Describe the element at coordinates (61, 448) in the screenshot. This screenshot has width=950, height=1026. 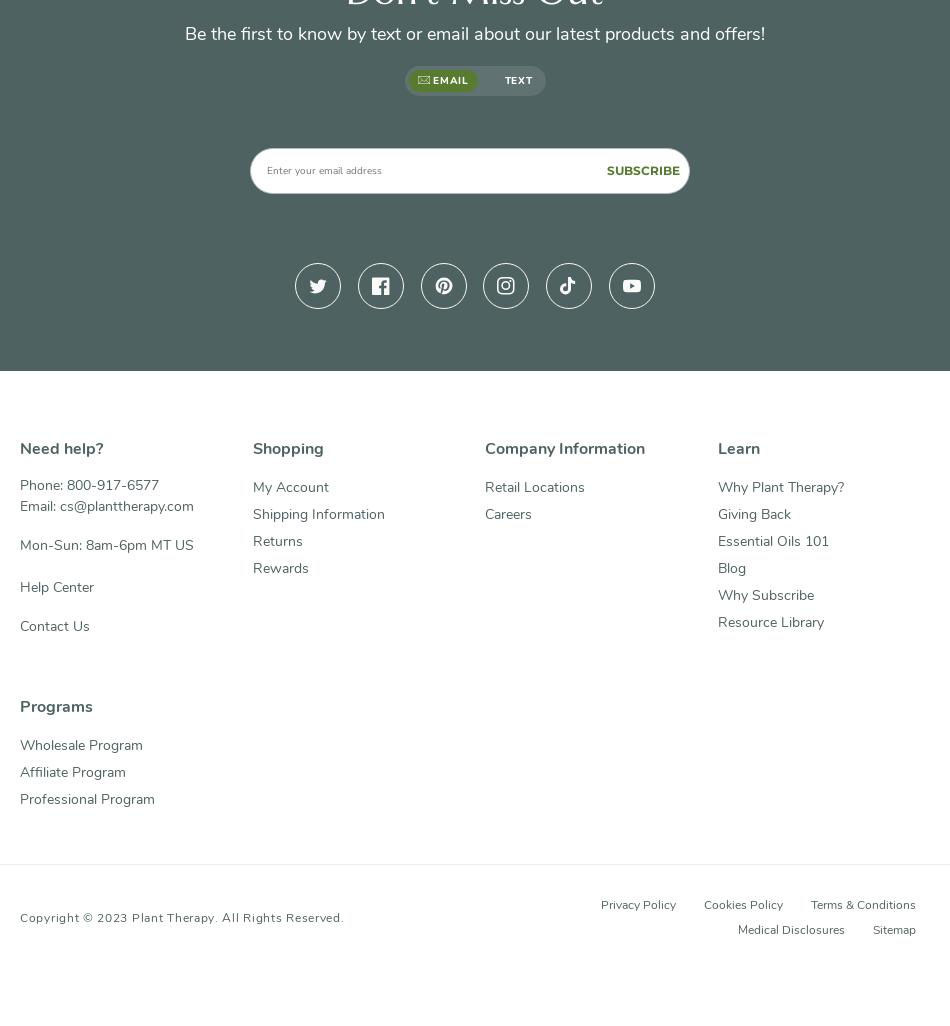
I see `'Need help?'` at that location.